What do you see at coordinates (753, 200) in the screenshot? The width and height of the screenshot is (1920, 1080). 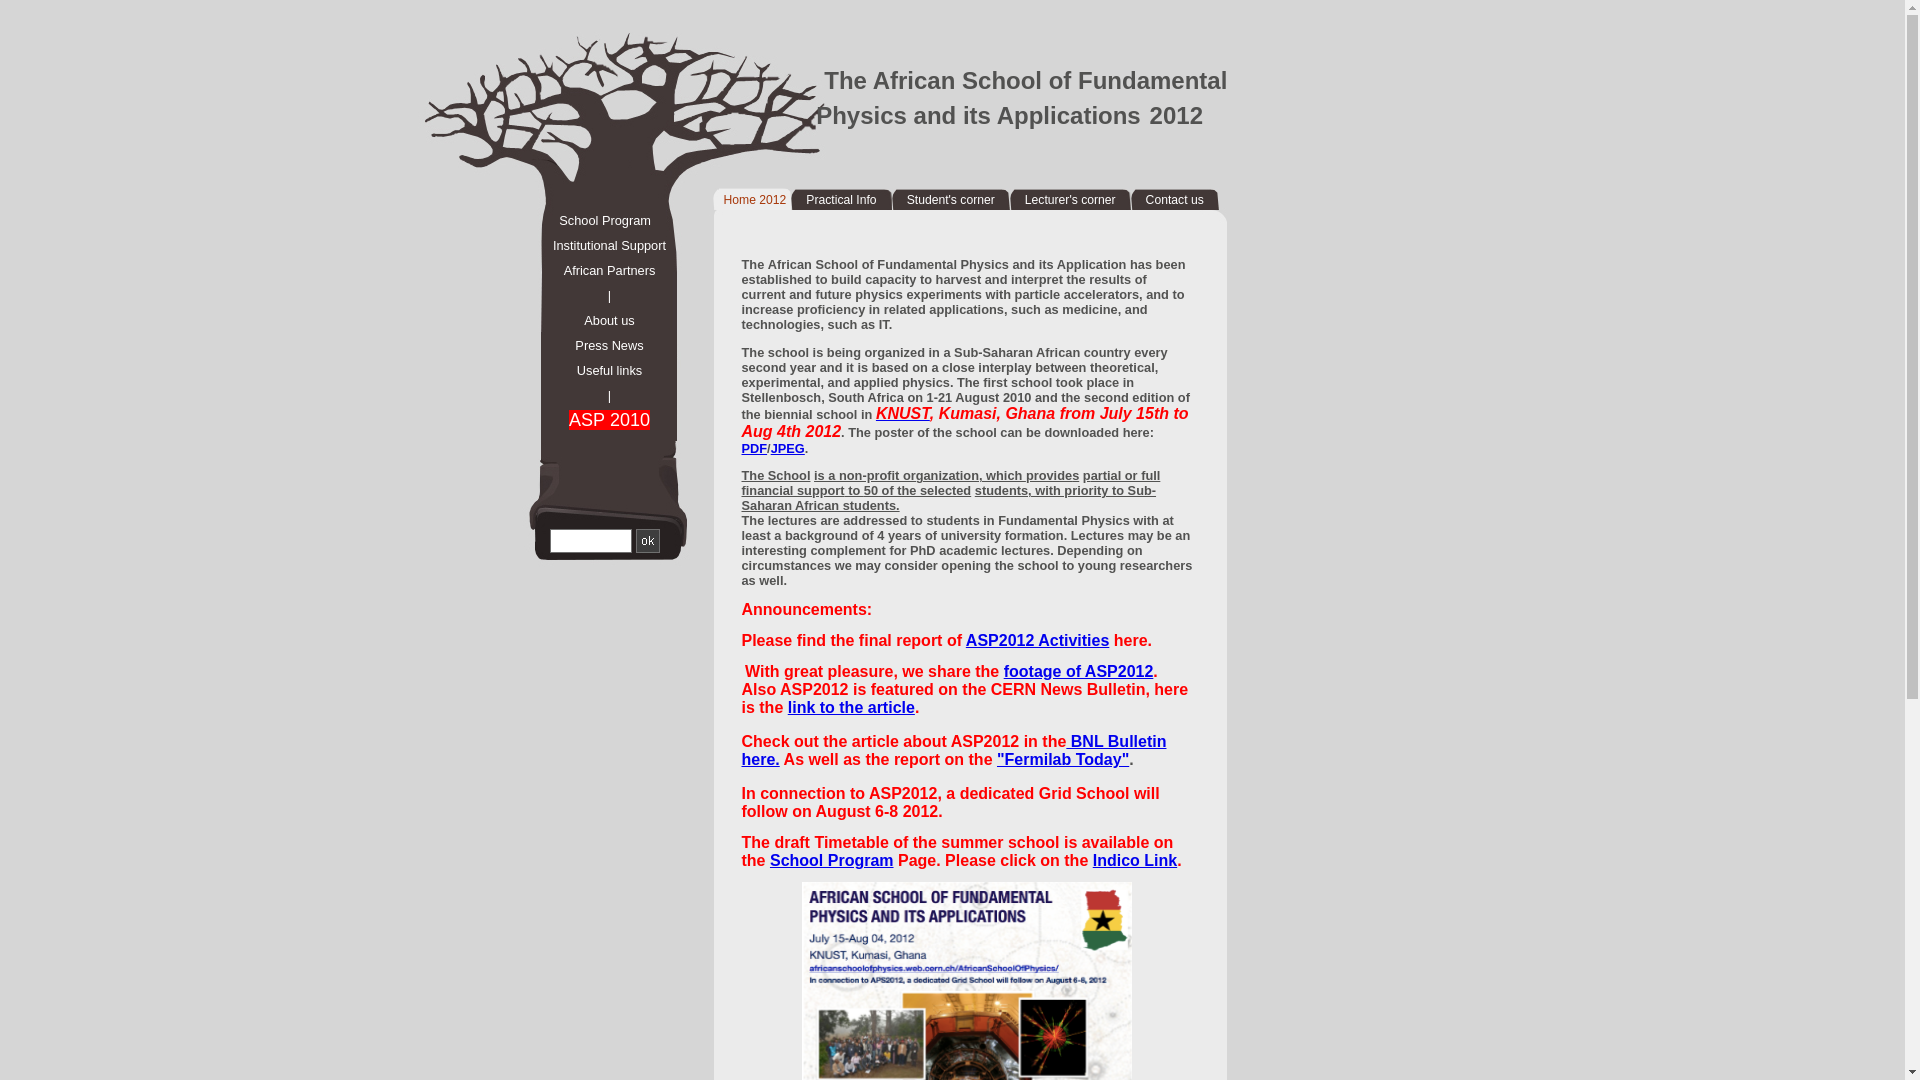 I see `'Home 2012'` at bounding box center [753, 200].